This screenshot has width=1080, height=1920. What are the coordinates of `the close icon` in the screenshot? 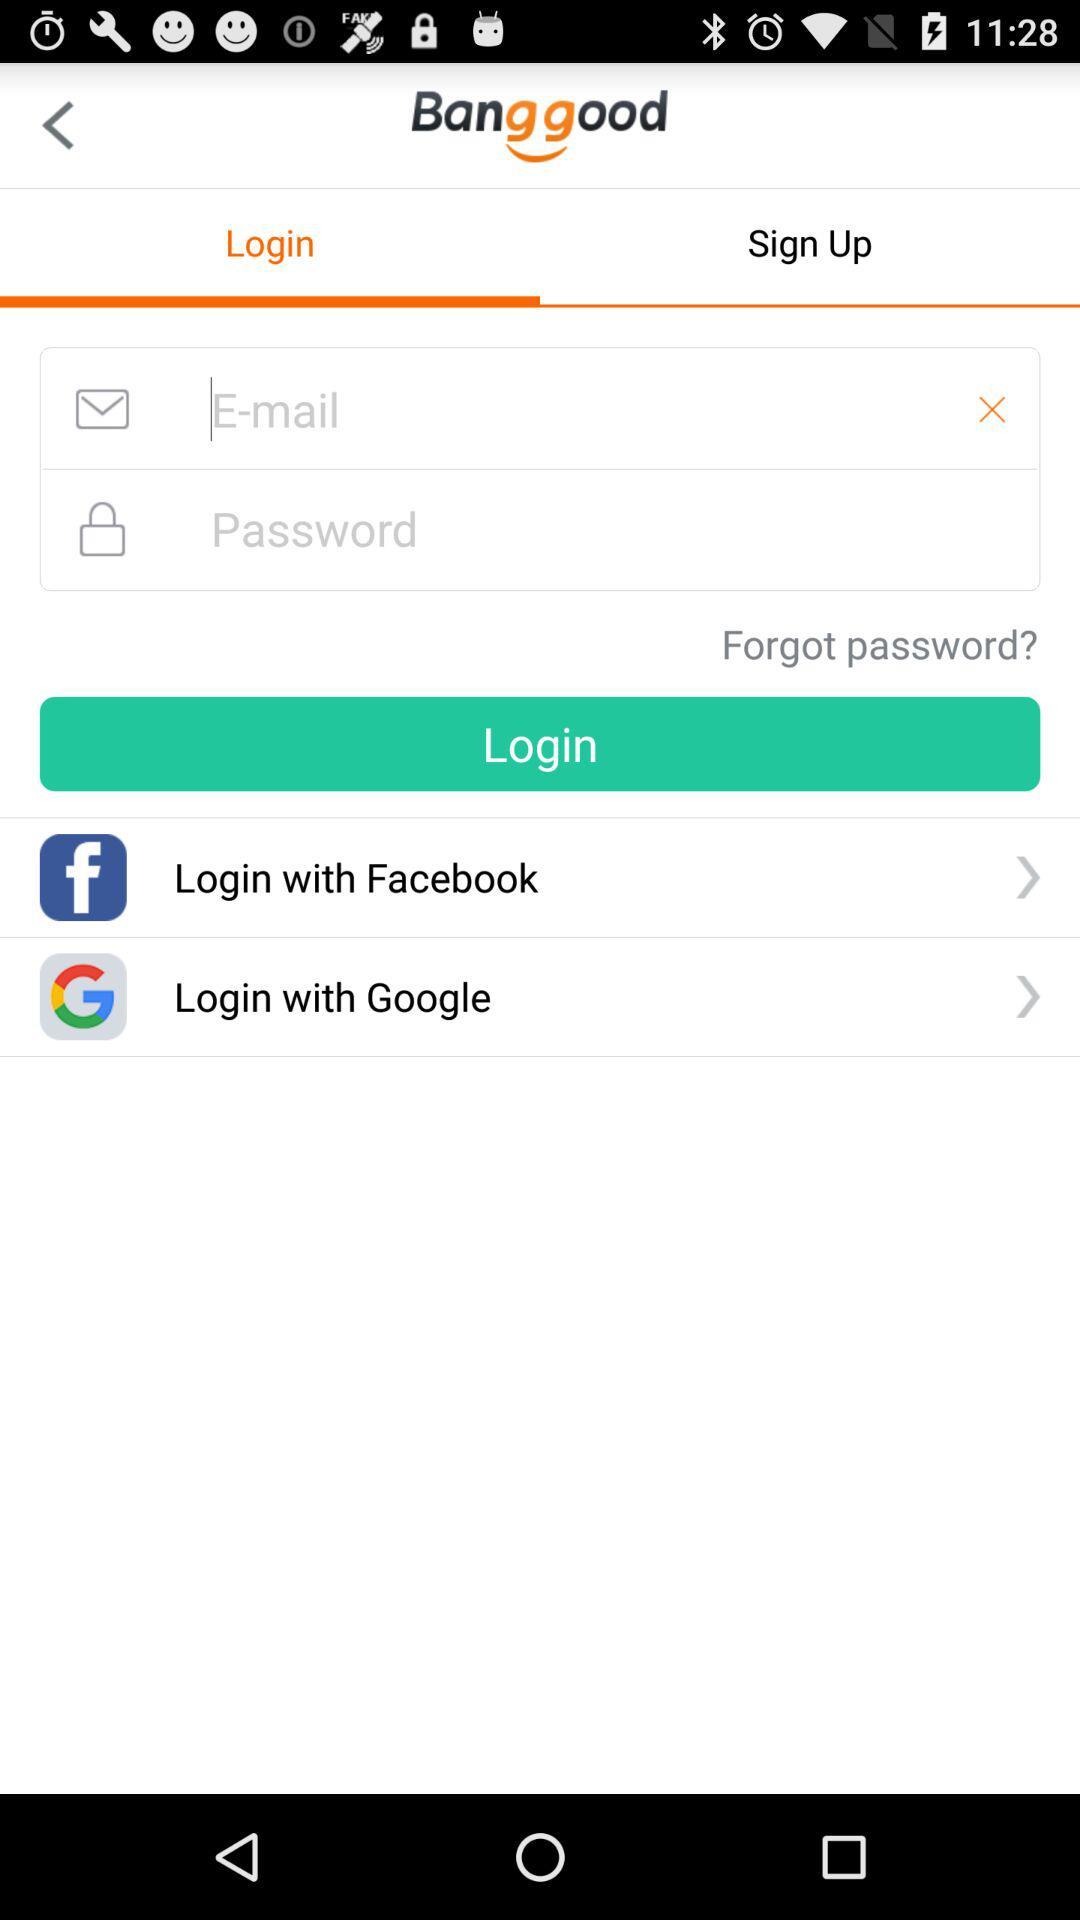 It's located at (992, 437).